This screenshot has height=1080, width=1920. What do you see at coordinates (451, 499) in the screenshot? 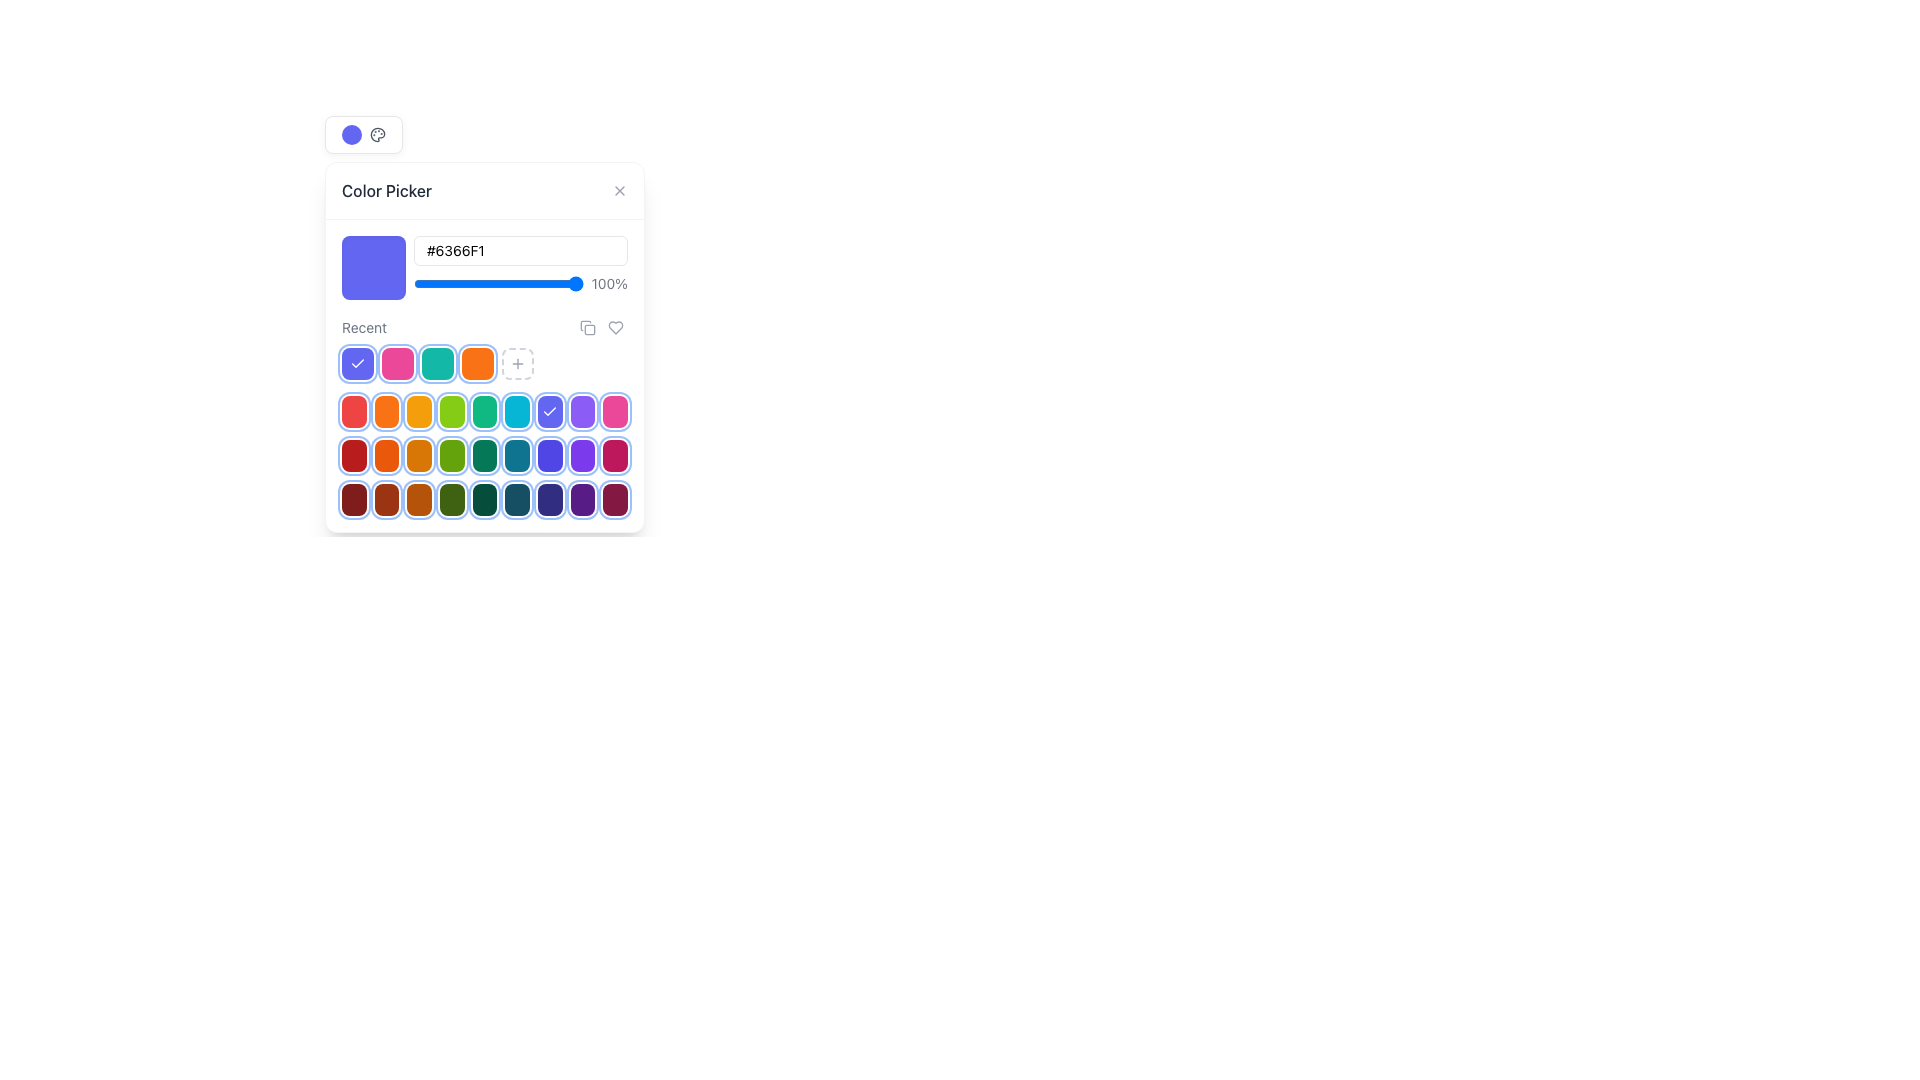
I see `the green square-shaped button with rounded corners and a distinct border ring, located in the 'Recent' section` at bounding box center [451, 499].